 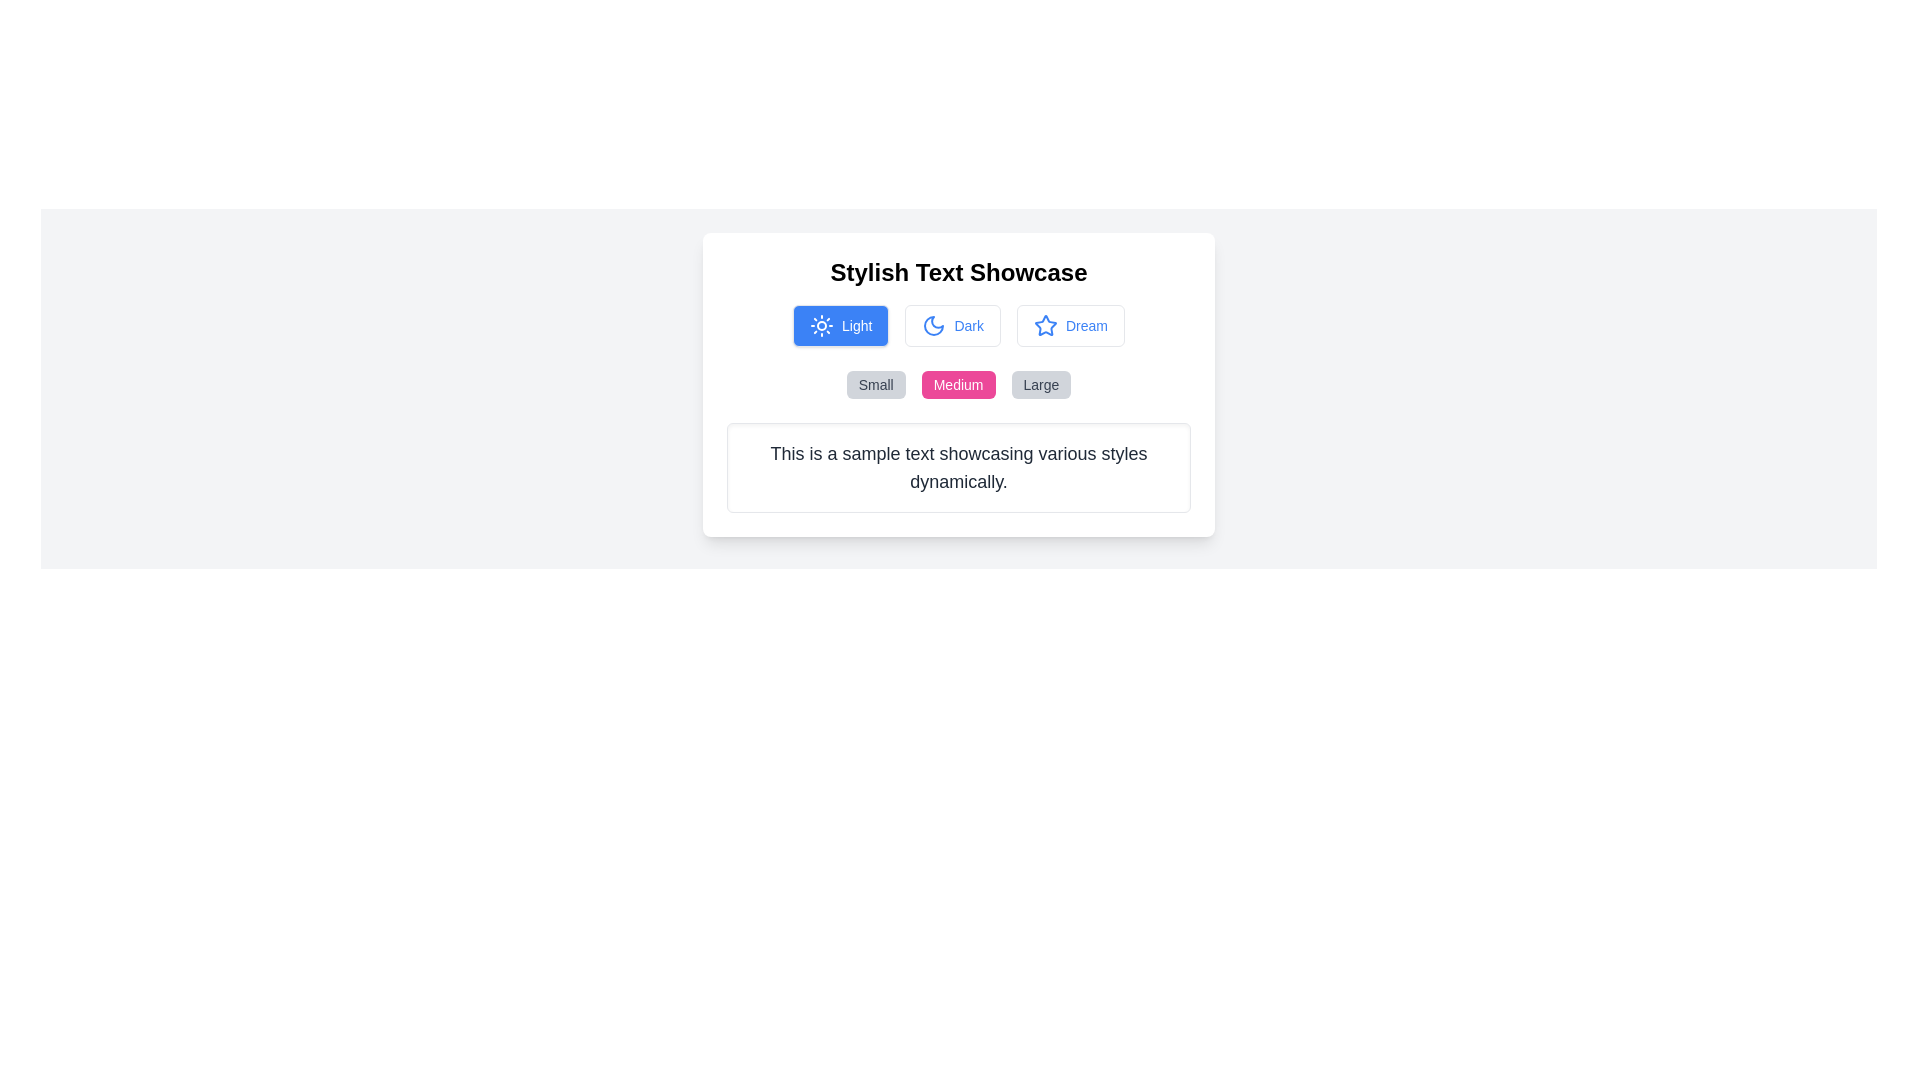 I want to click on the blue button labeled 'Light' with a sun icon, so click(x=841, y=325).